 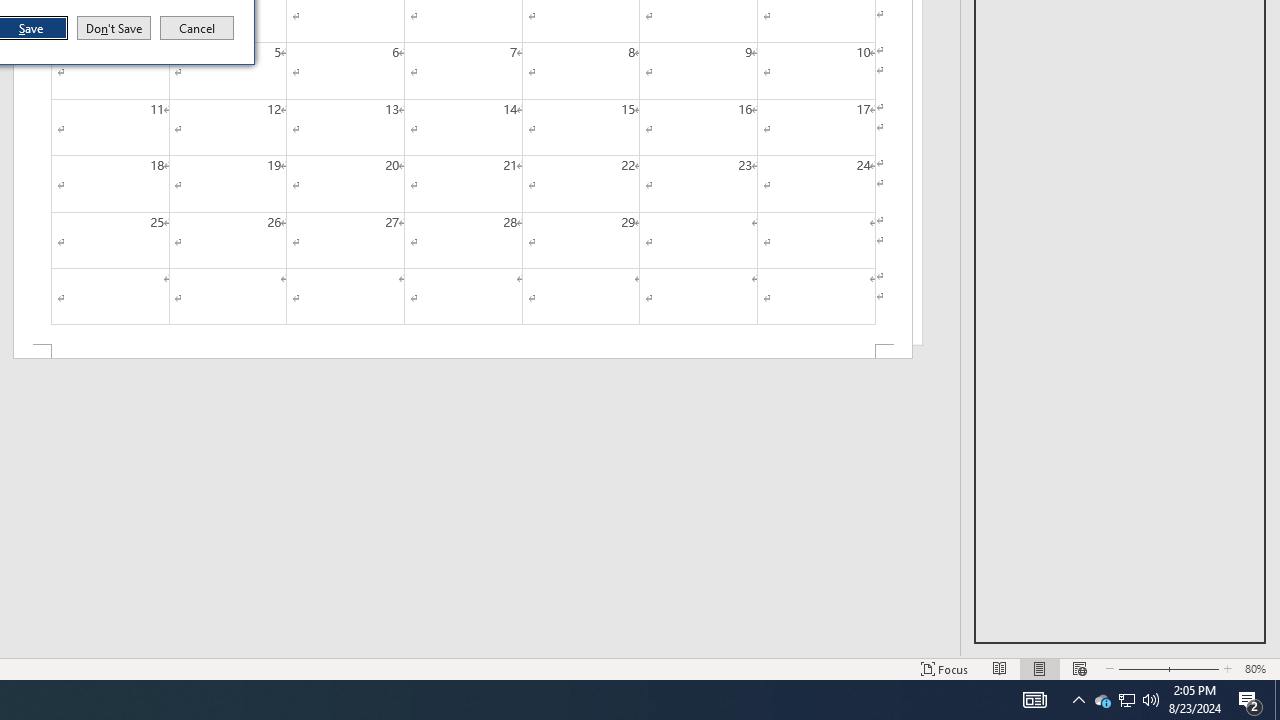 I want to click on 'Notification Chevron', so click(x=1127, y=698).